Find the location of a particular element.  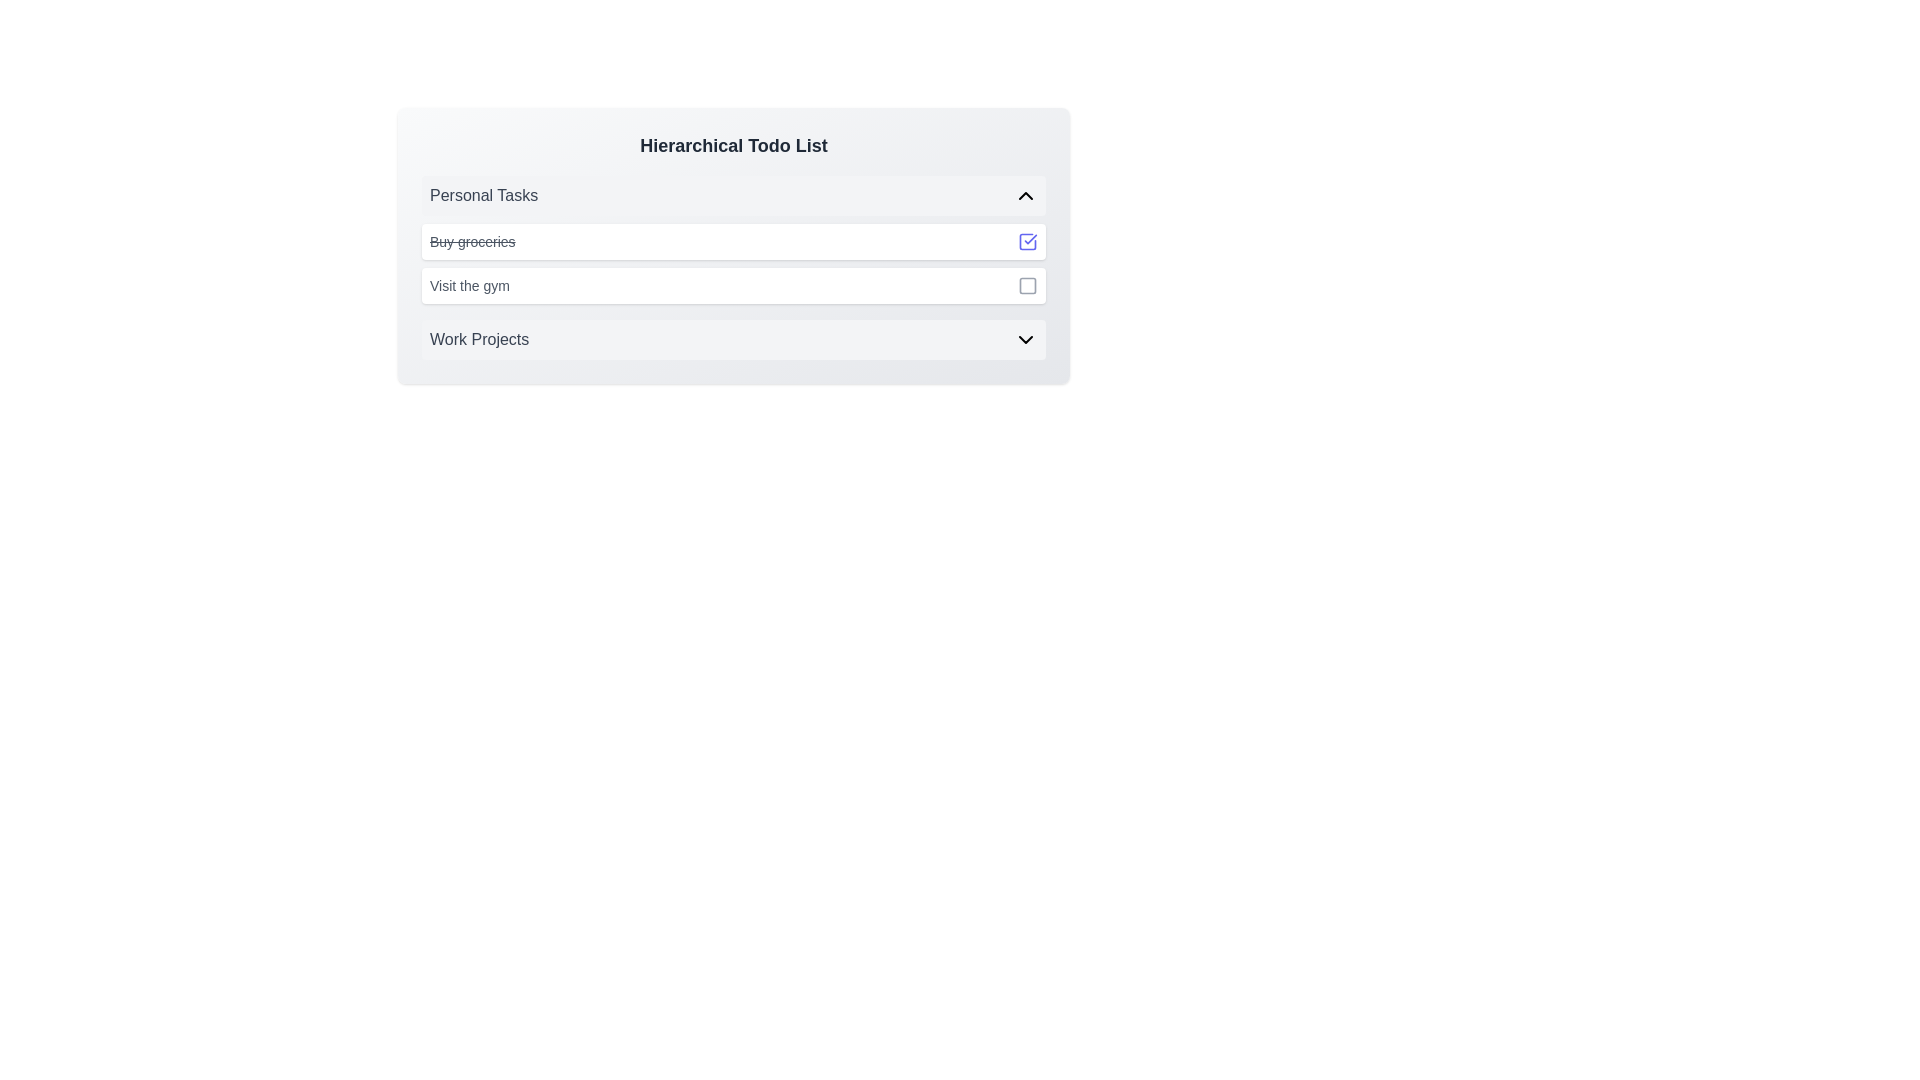

the checkbox indicating the completion status of the task 'Buy groceries' is located at coordinates (1027, 241).